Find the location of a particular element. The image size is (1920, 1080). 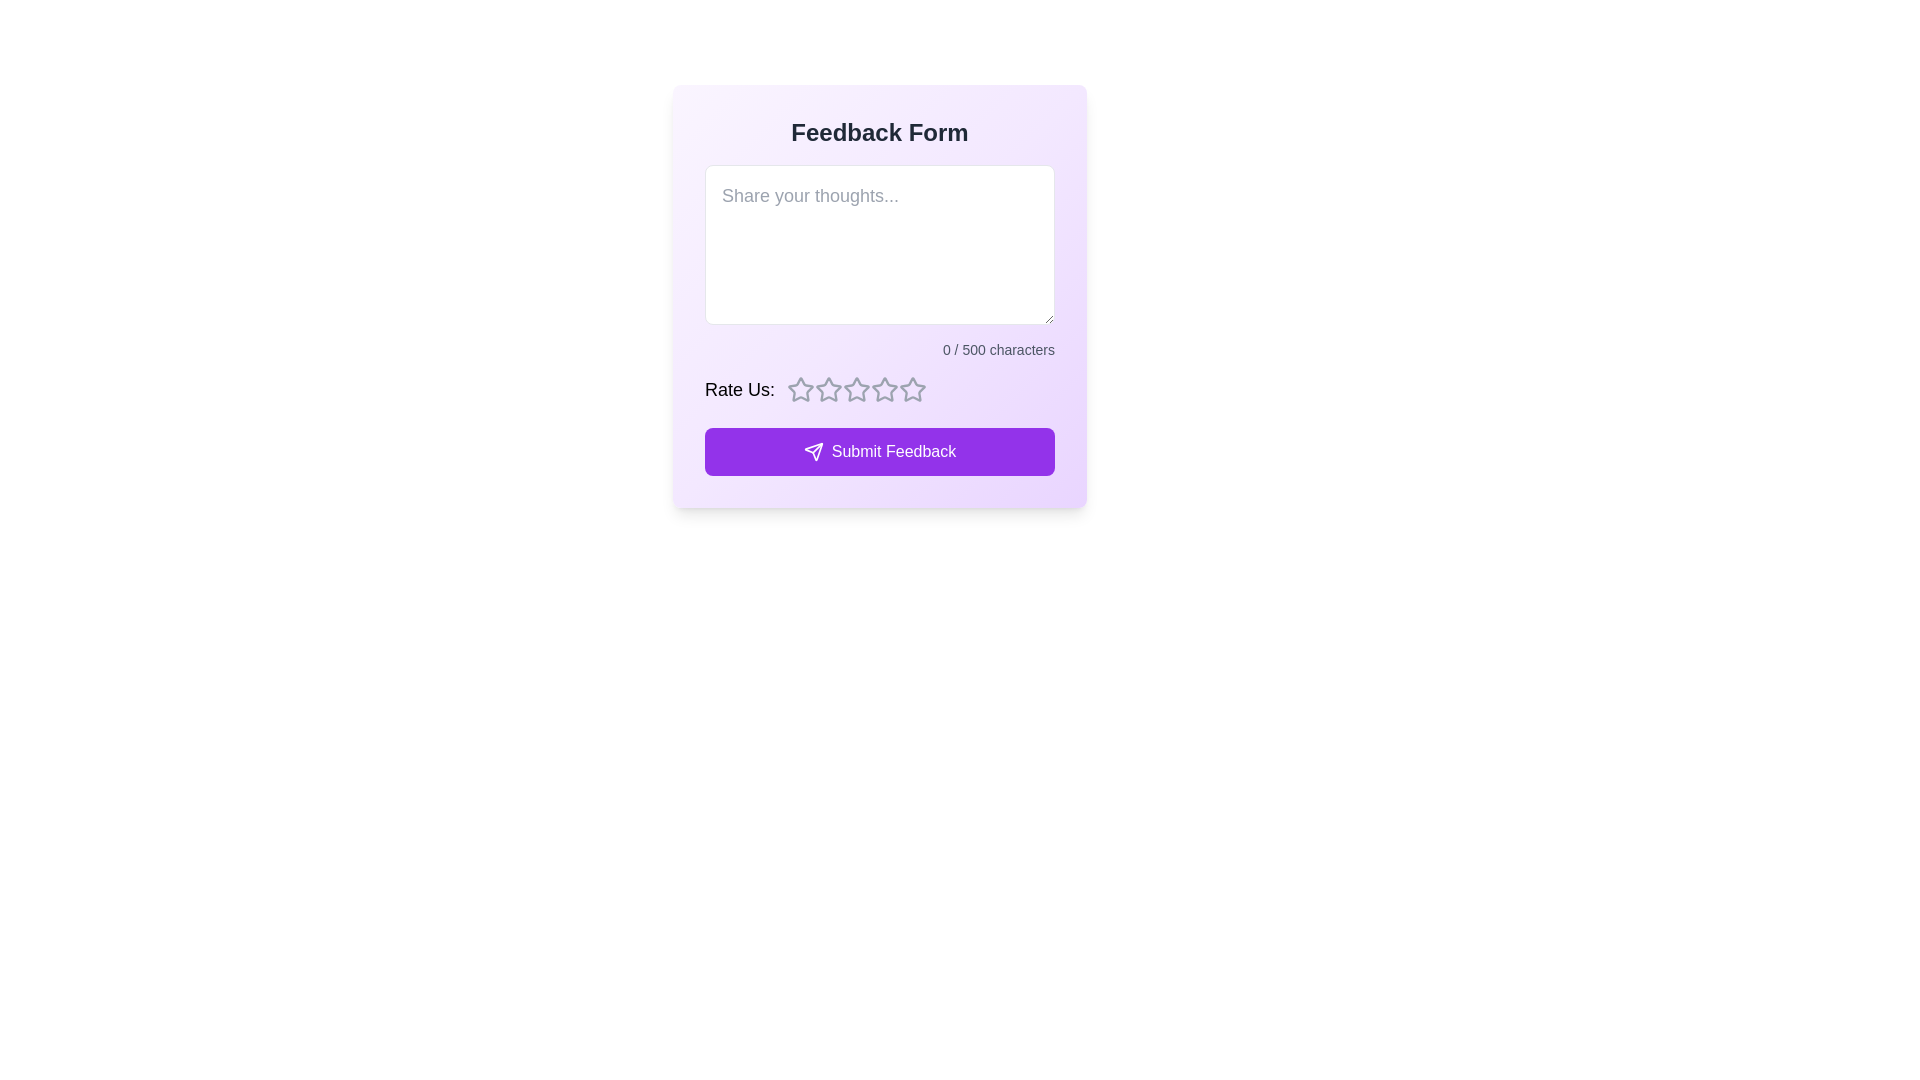

the first star icon representing a one-star rating is located at coordinates (829, 389).